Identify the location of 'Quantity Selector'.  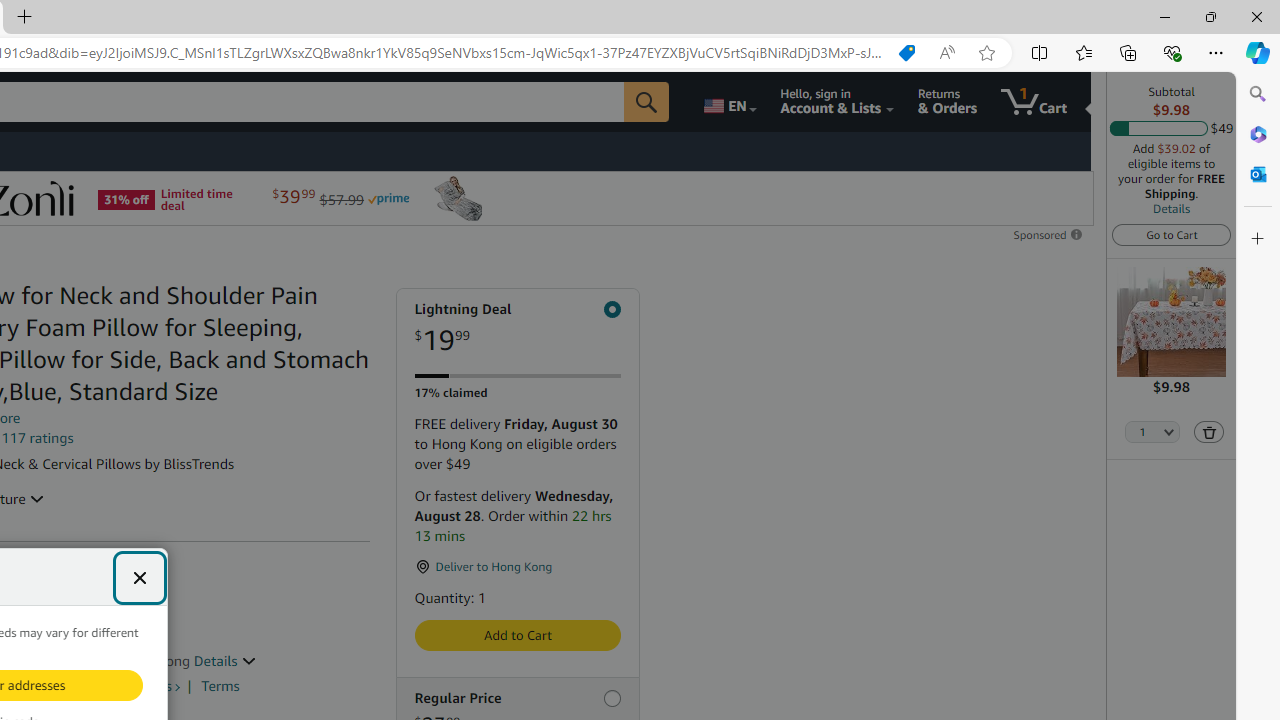
(1153, 432).